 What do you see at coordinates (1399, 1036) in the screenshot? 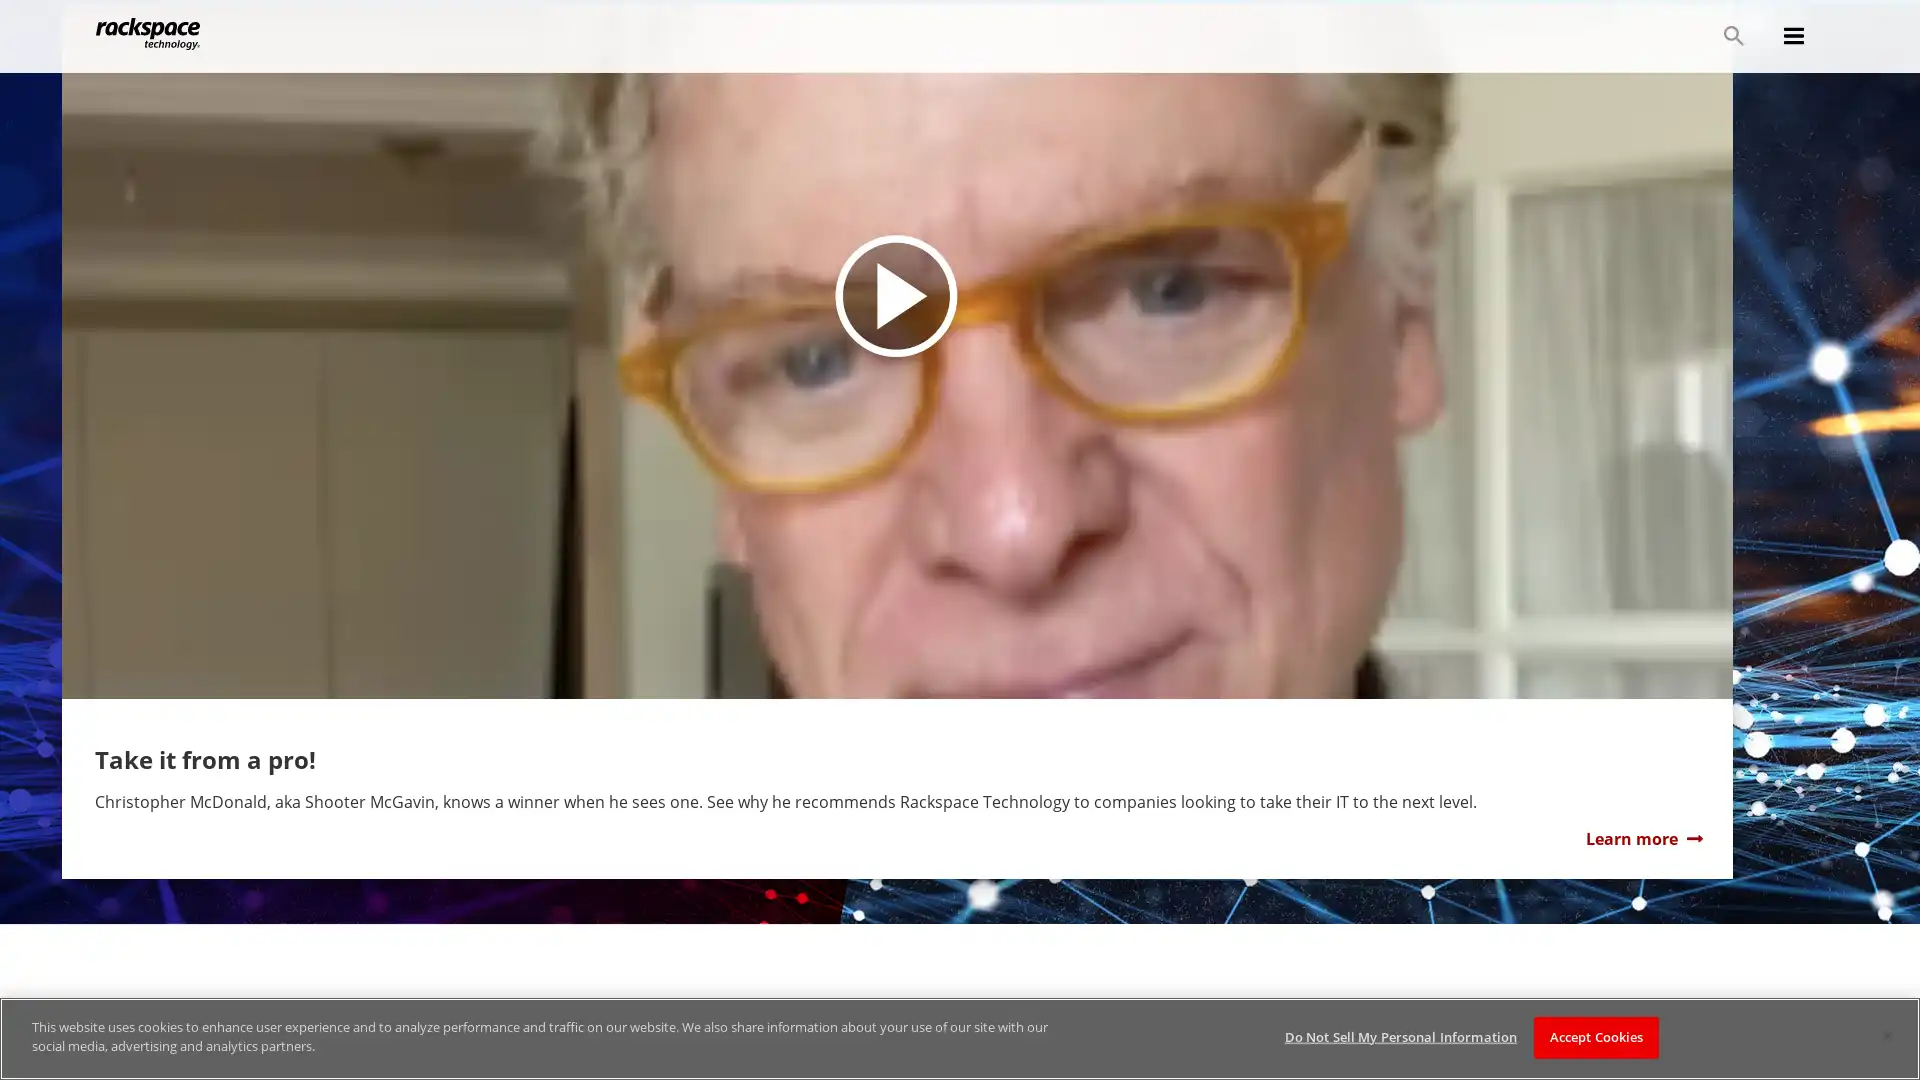
I see `Do Not Sell My Personal Information` at bounding box center [1399, 1036].